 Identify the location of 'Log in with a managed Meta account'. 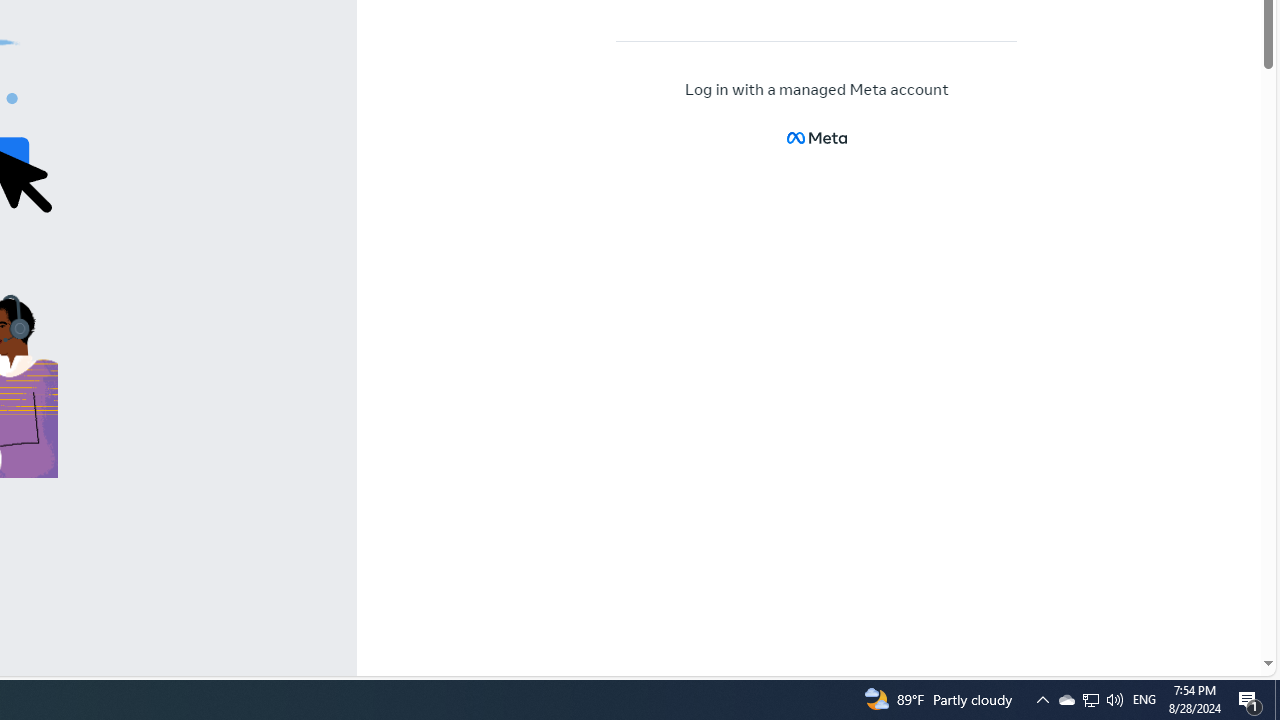
(817, 90).